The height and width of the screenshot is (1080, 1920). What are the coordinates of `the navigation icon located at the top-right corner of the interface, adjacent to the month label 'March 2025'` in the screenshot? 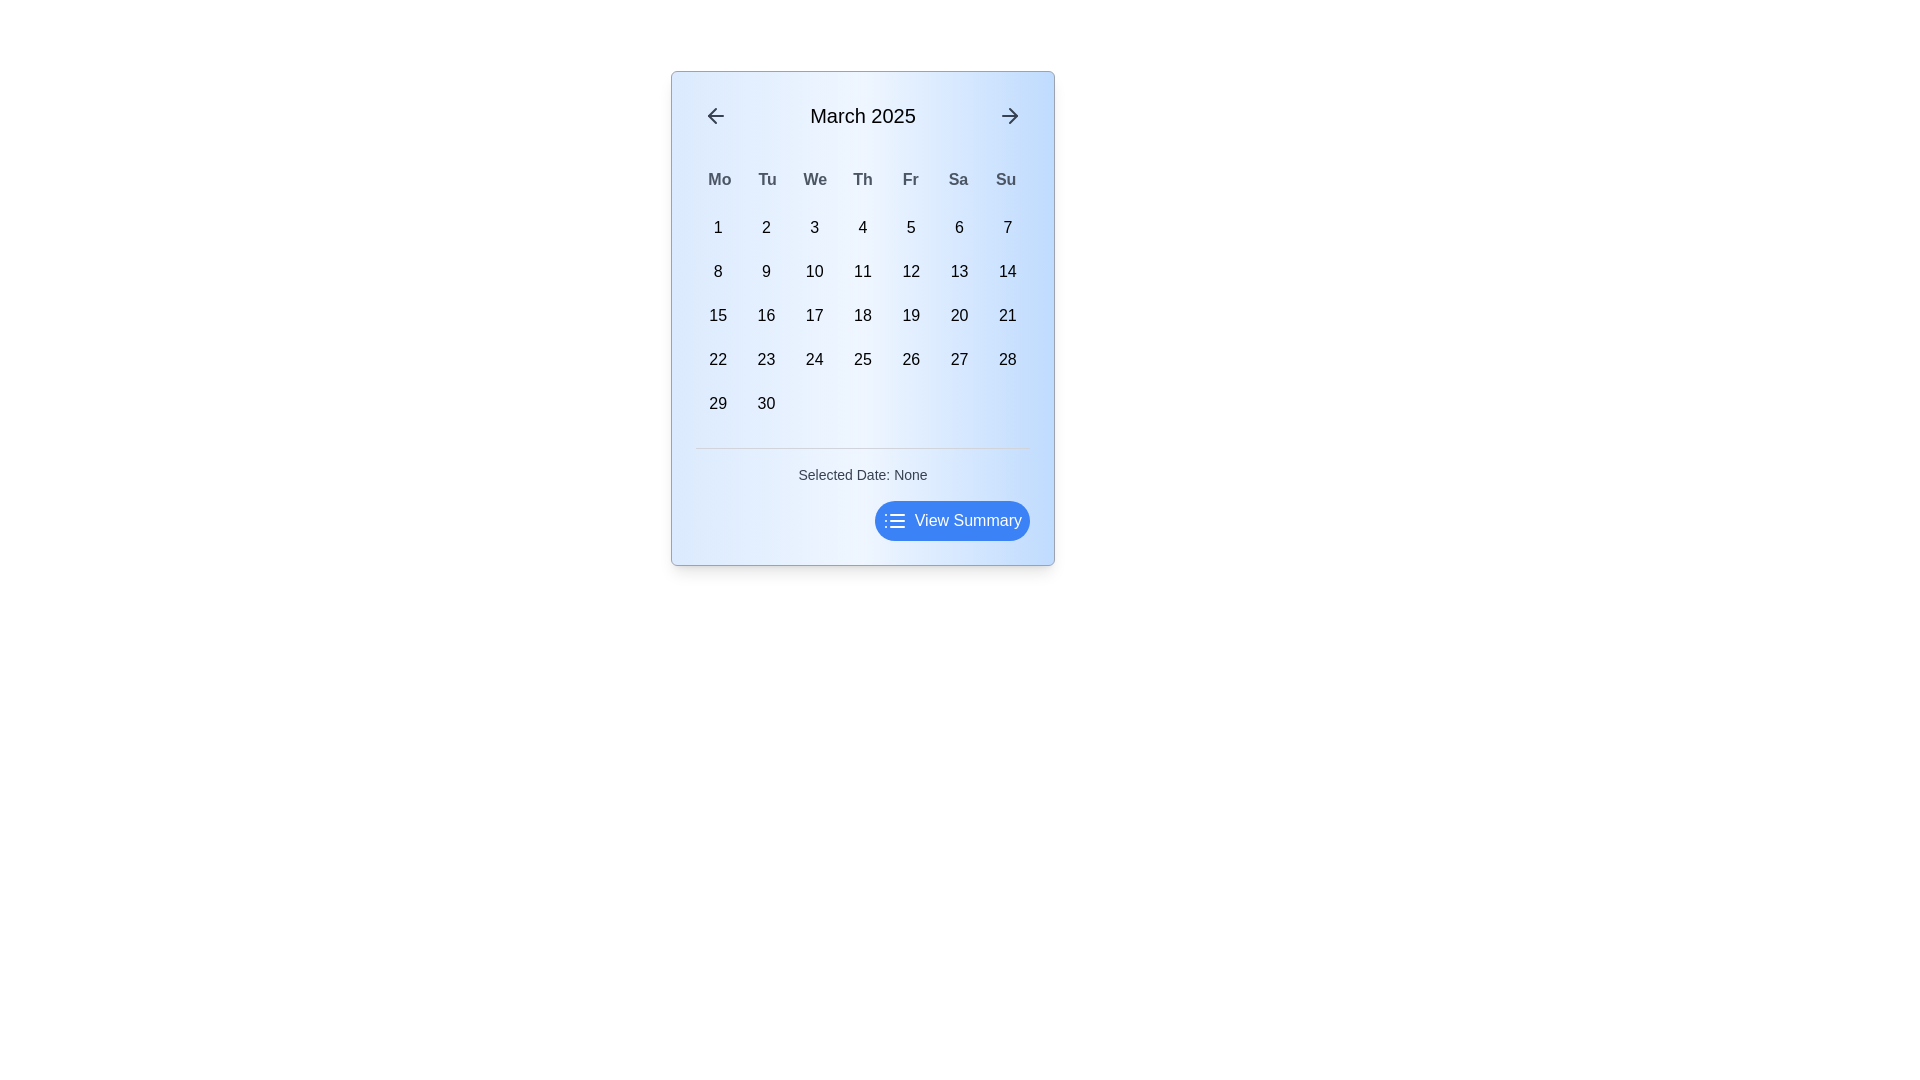 It's located at (1013, 115).